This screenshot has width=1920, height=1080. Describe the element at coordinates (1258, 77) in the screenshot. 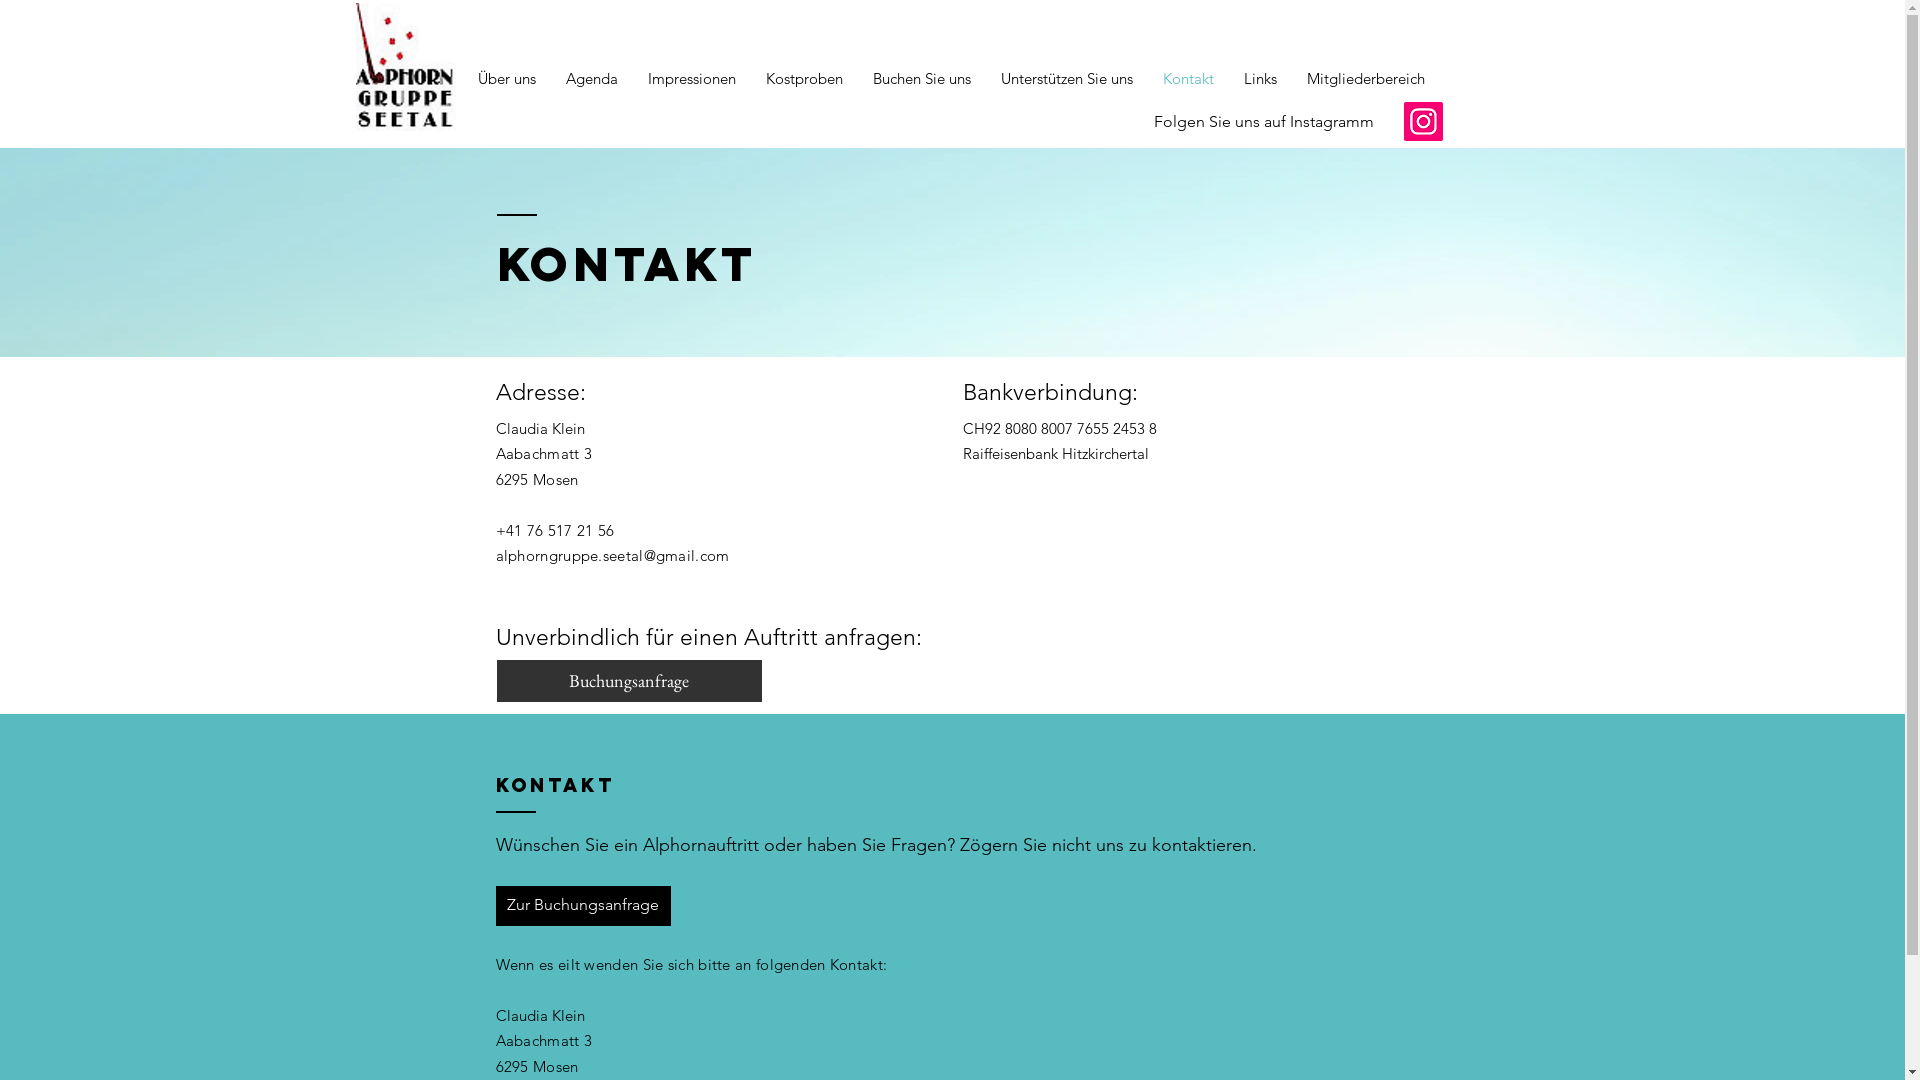

I see `'Links'` at that location.